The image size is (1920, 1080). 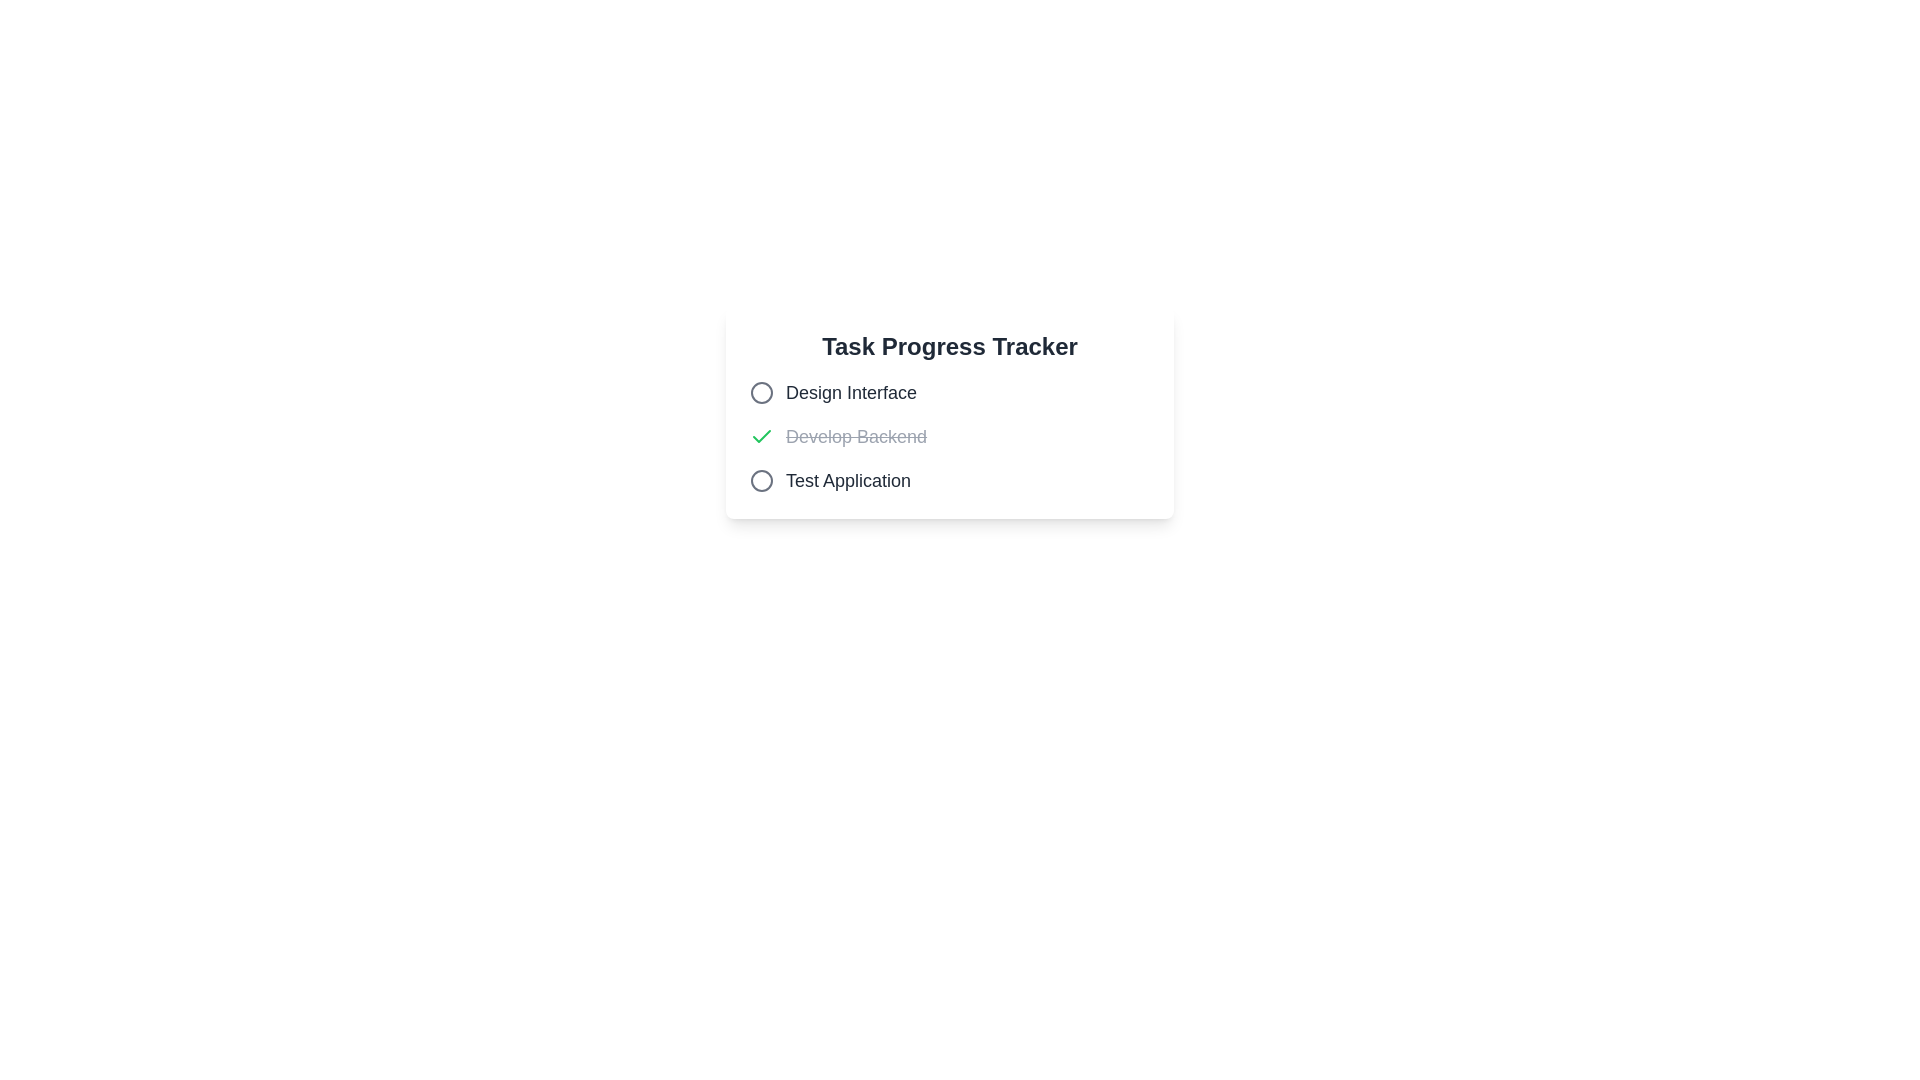 What do you see at coordinates (761, 481) in the screenshot?
I see `the Circular icon (status marker) which indicates the status for 'Test Application' located in the bottom-most position of the icons in the 'Task Progress Tracker'` at bounding box center [761, 481].